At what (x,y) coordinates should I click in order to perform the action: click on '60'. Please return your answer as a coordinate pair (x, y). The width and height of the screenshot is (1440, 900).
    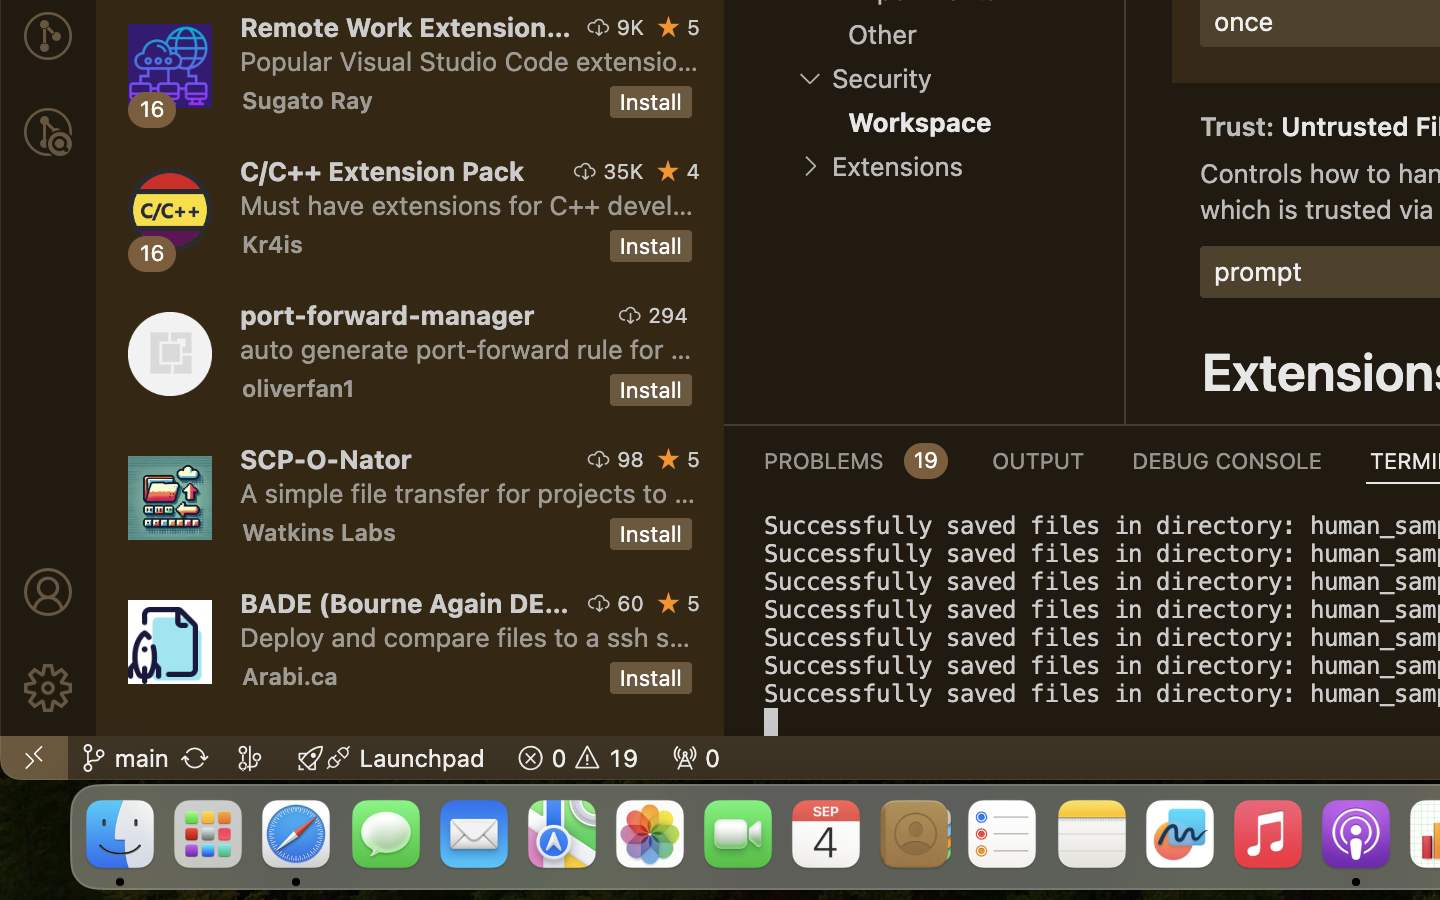
    Looking at the image, I should click on (630, 603).